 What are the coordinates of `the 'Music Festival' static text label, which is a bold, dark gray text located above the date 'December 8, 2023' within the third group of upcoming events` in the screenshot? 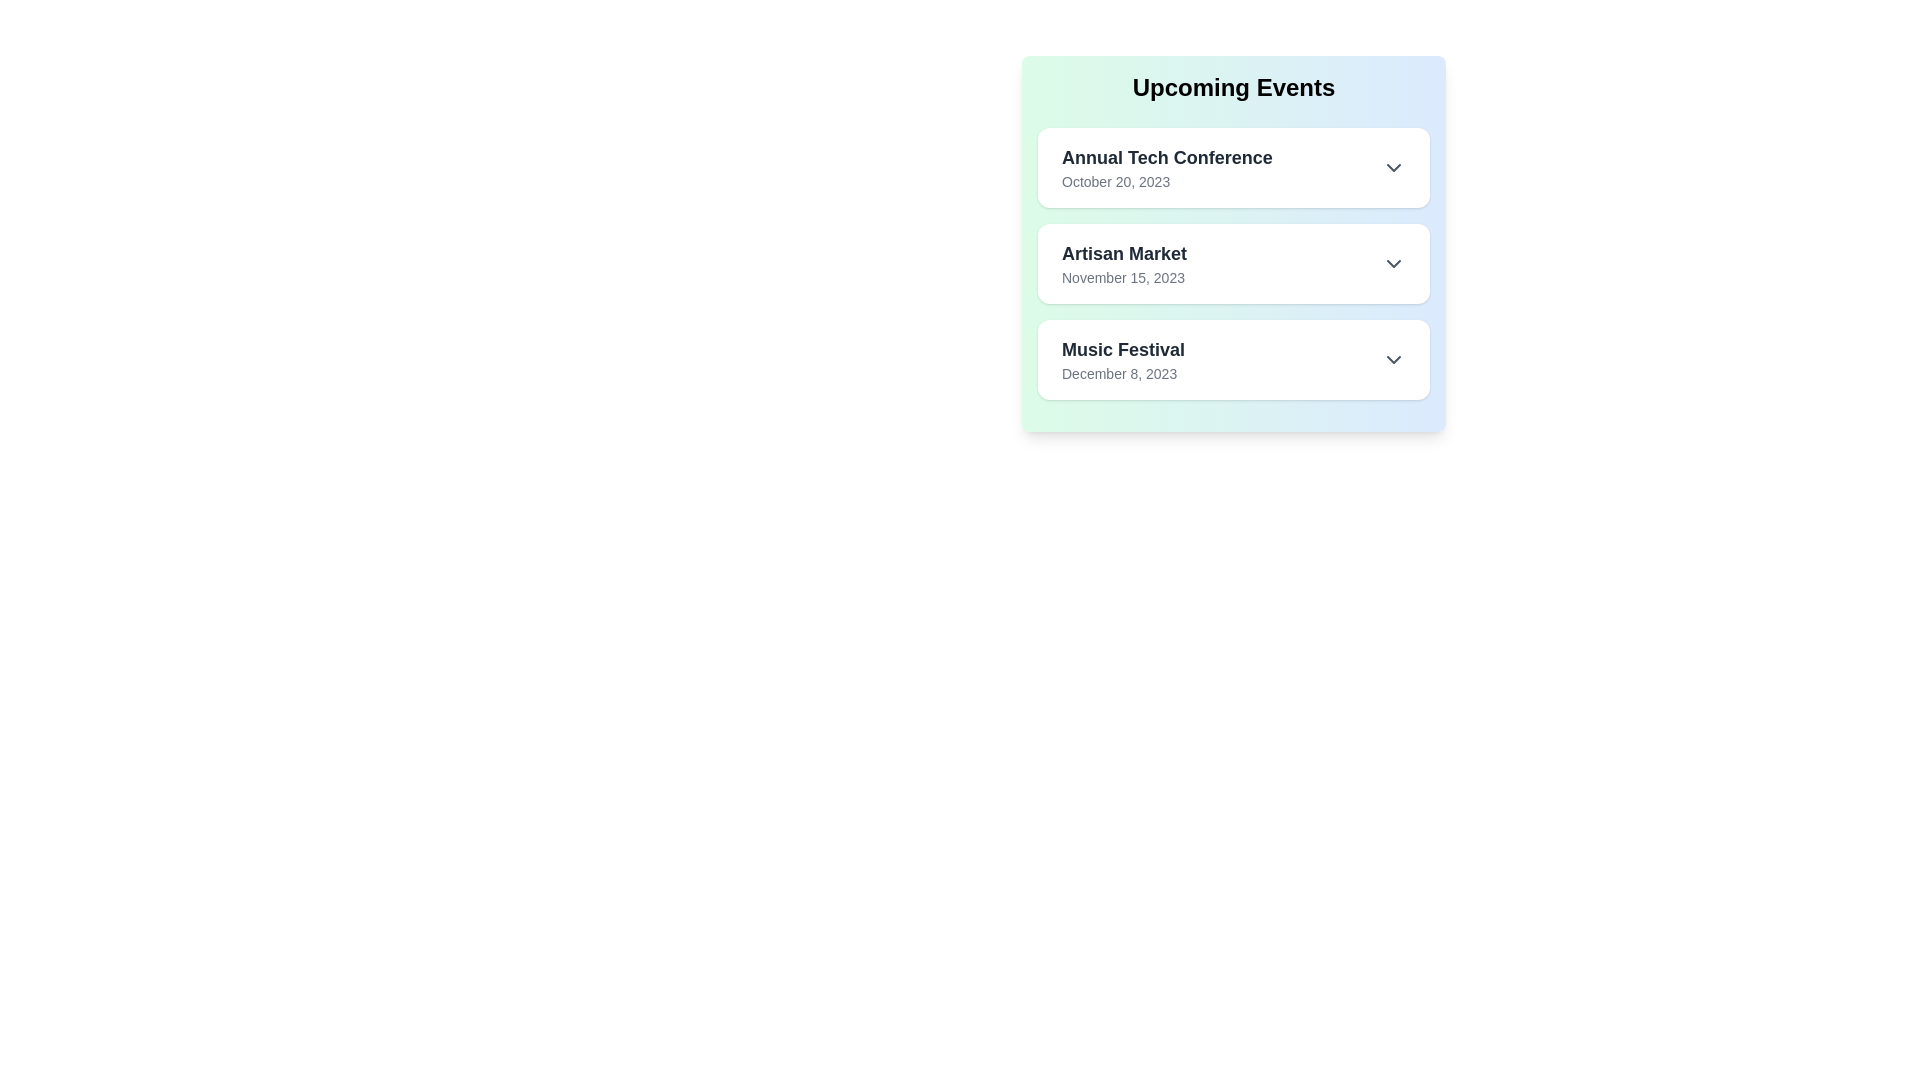 It's located at (1123, 349).